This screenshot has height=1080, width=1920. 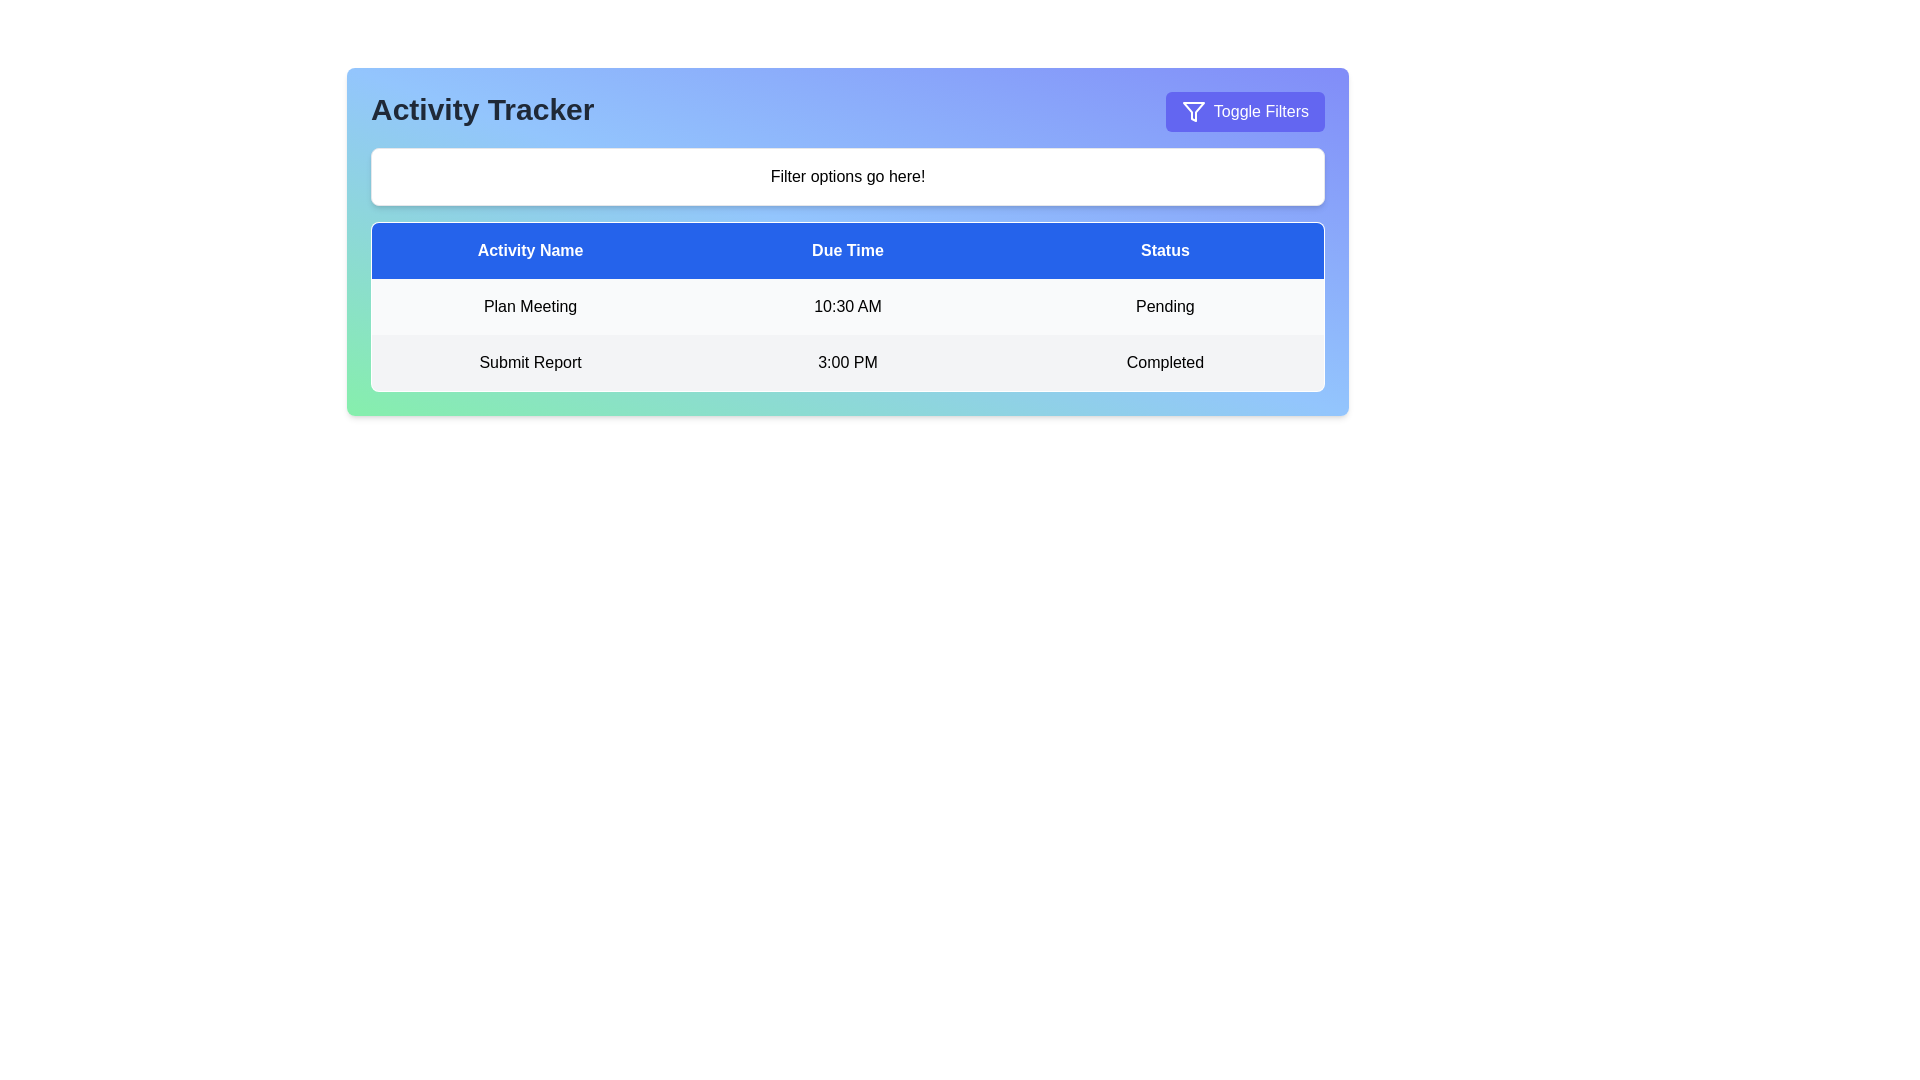 I want to click on the 'Toggle Filters' button which contains the triangular funnel icon outlined in white against a purple background, so click(x=1193, y=111).